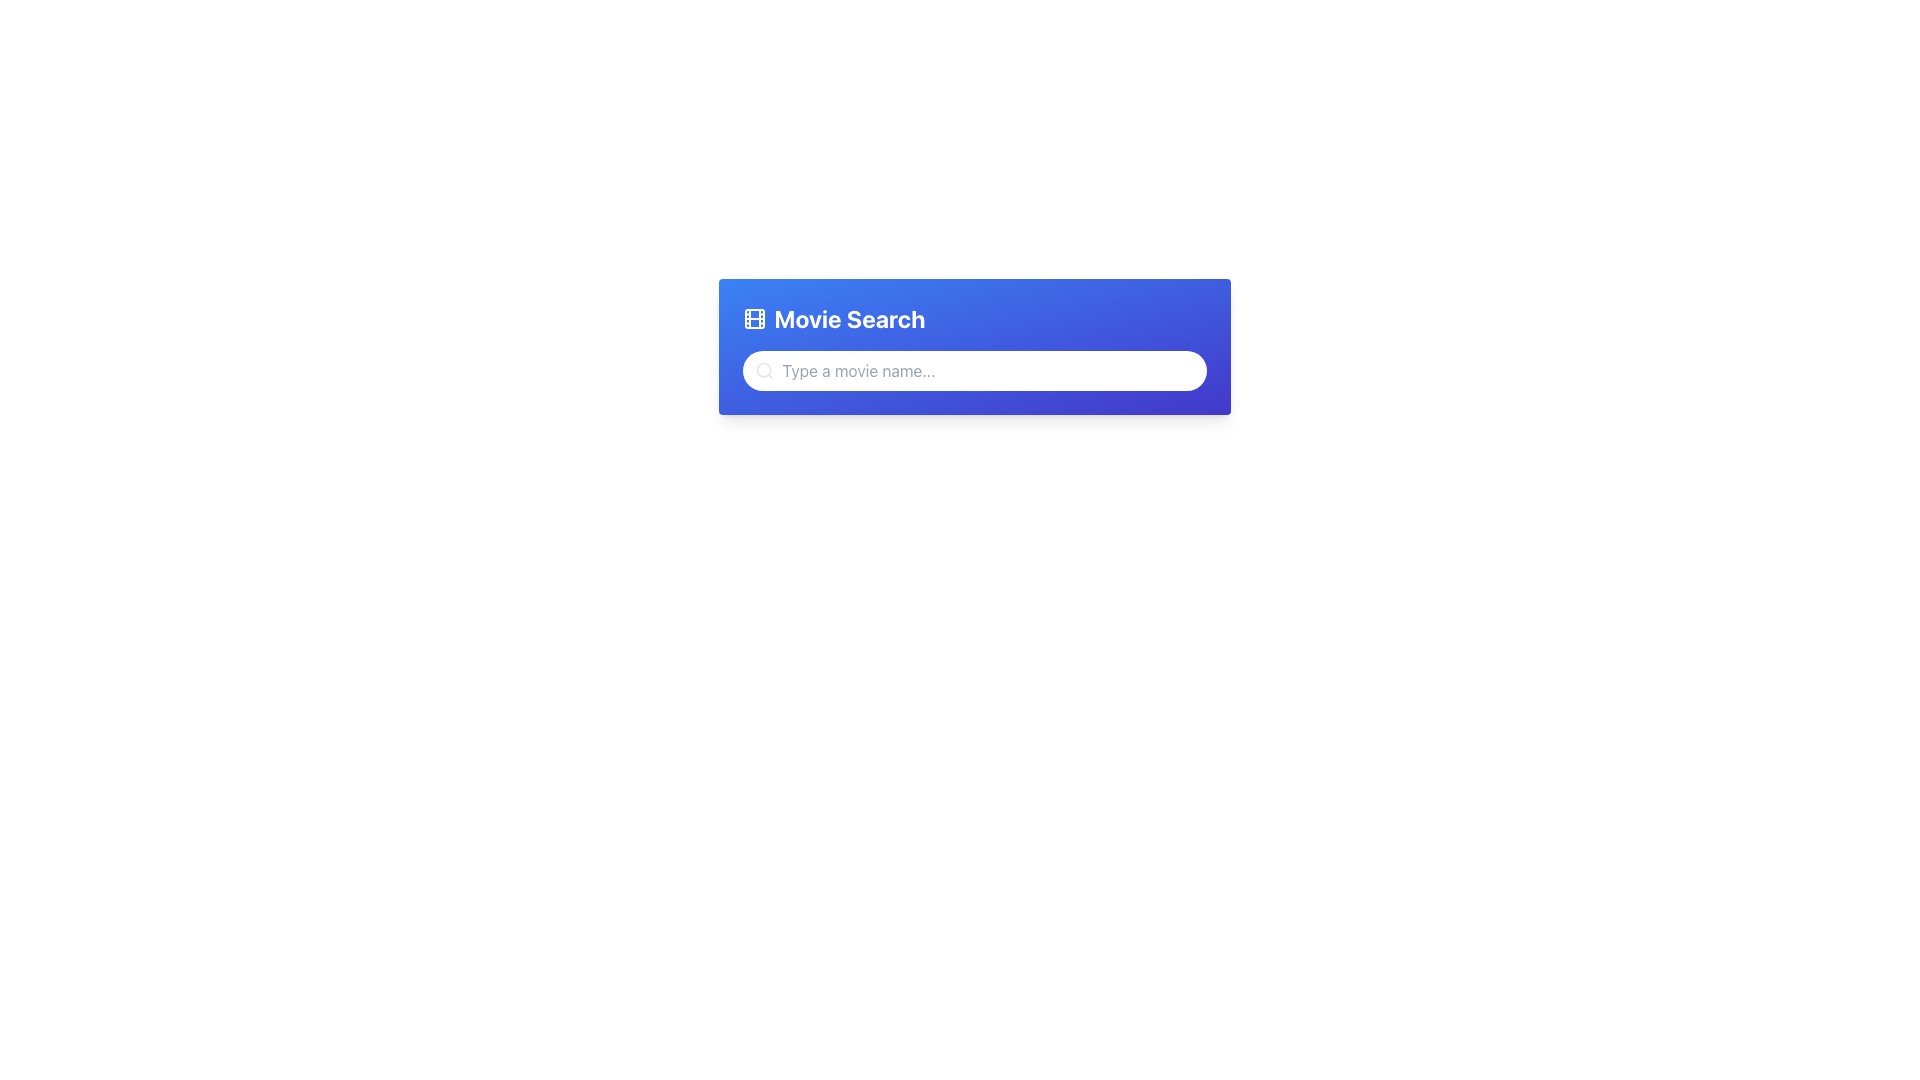  I want to click on the decorative rectangle within the film roll icon located at the top-left corner of the blue search interface, adjacent to the 'Movie Search' text, so click(753, 318).